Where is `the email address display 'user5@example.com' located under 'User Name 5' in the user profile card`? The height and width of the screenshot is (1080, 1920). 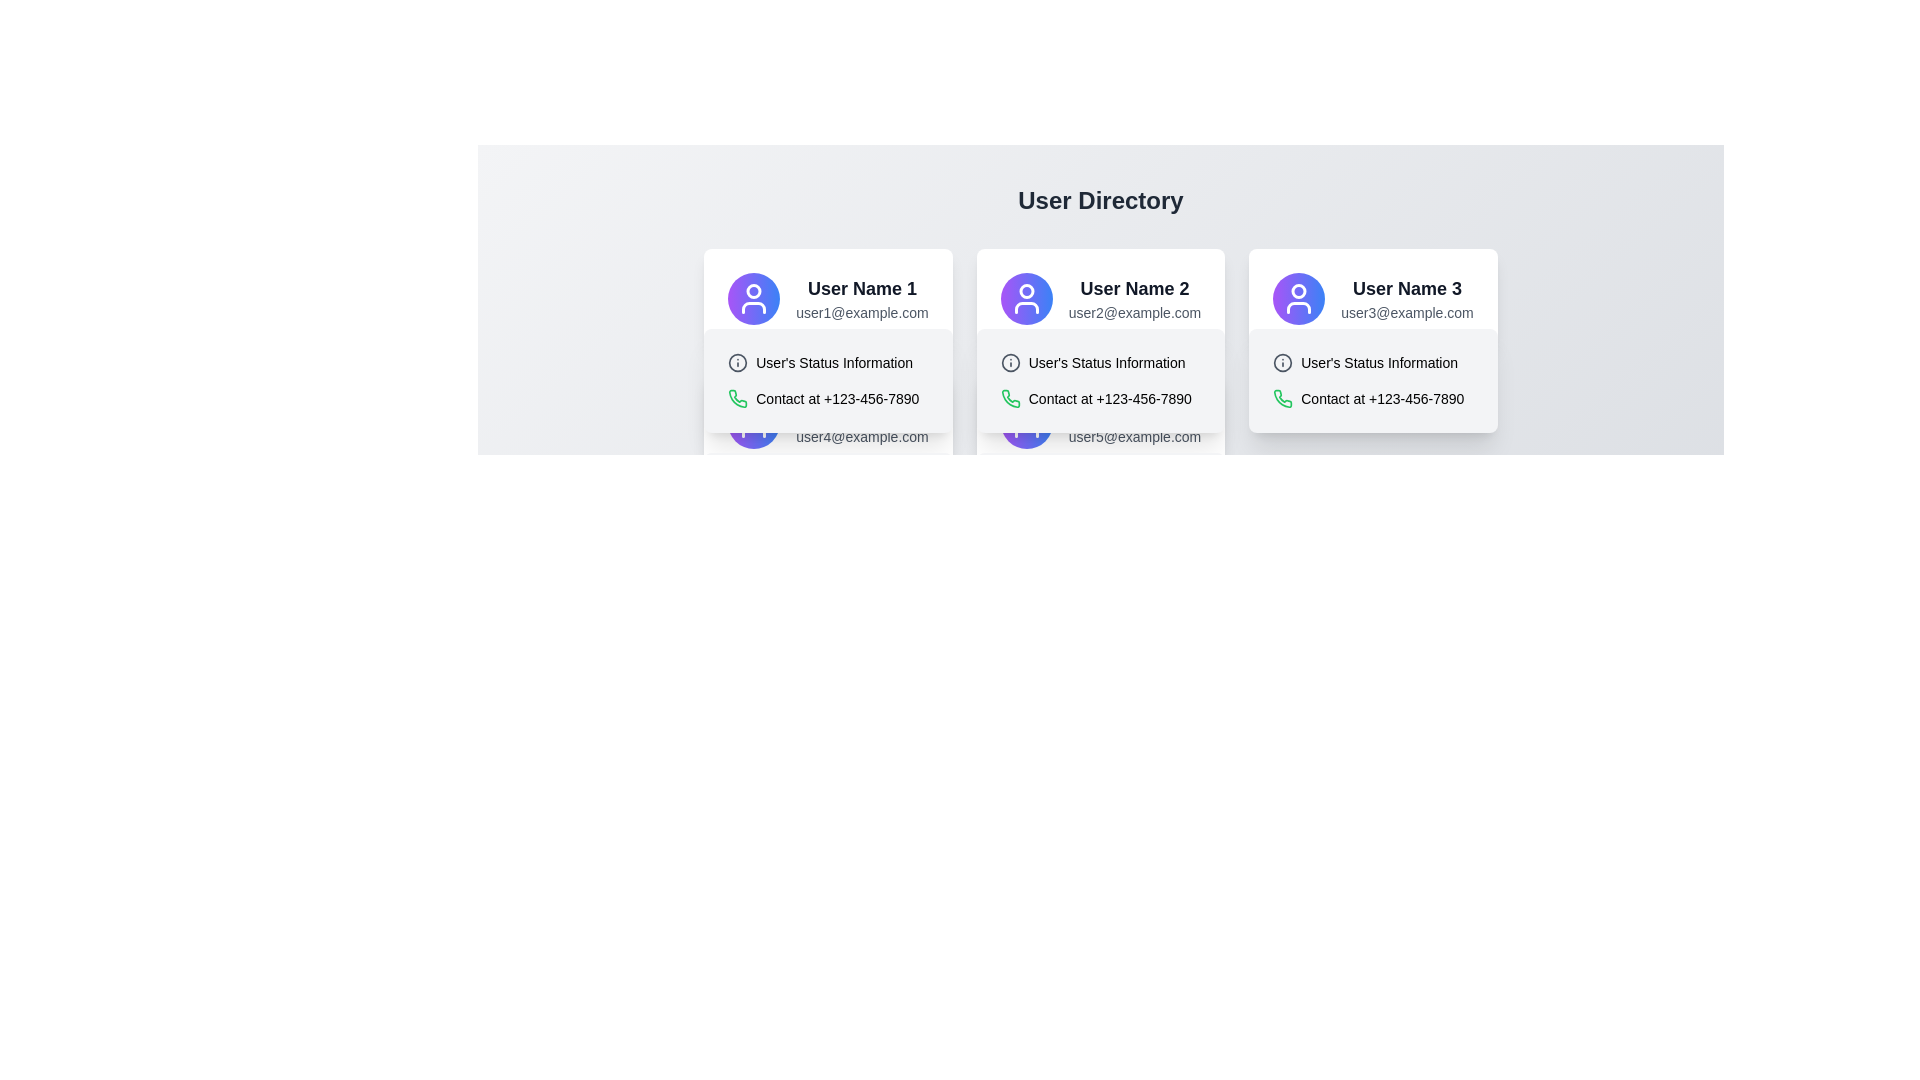 the email address display 'user5@example.com' located under 'User Name 5' in the user profile card is located at coordinates (1134, 435).